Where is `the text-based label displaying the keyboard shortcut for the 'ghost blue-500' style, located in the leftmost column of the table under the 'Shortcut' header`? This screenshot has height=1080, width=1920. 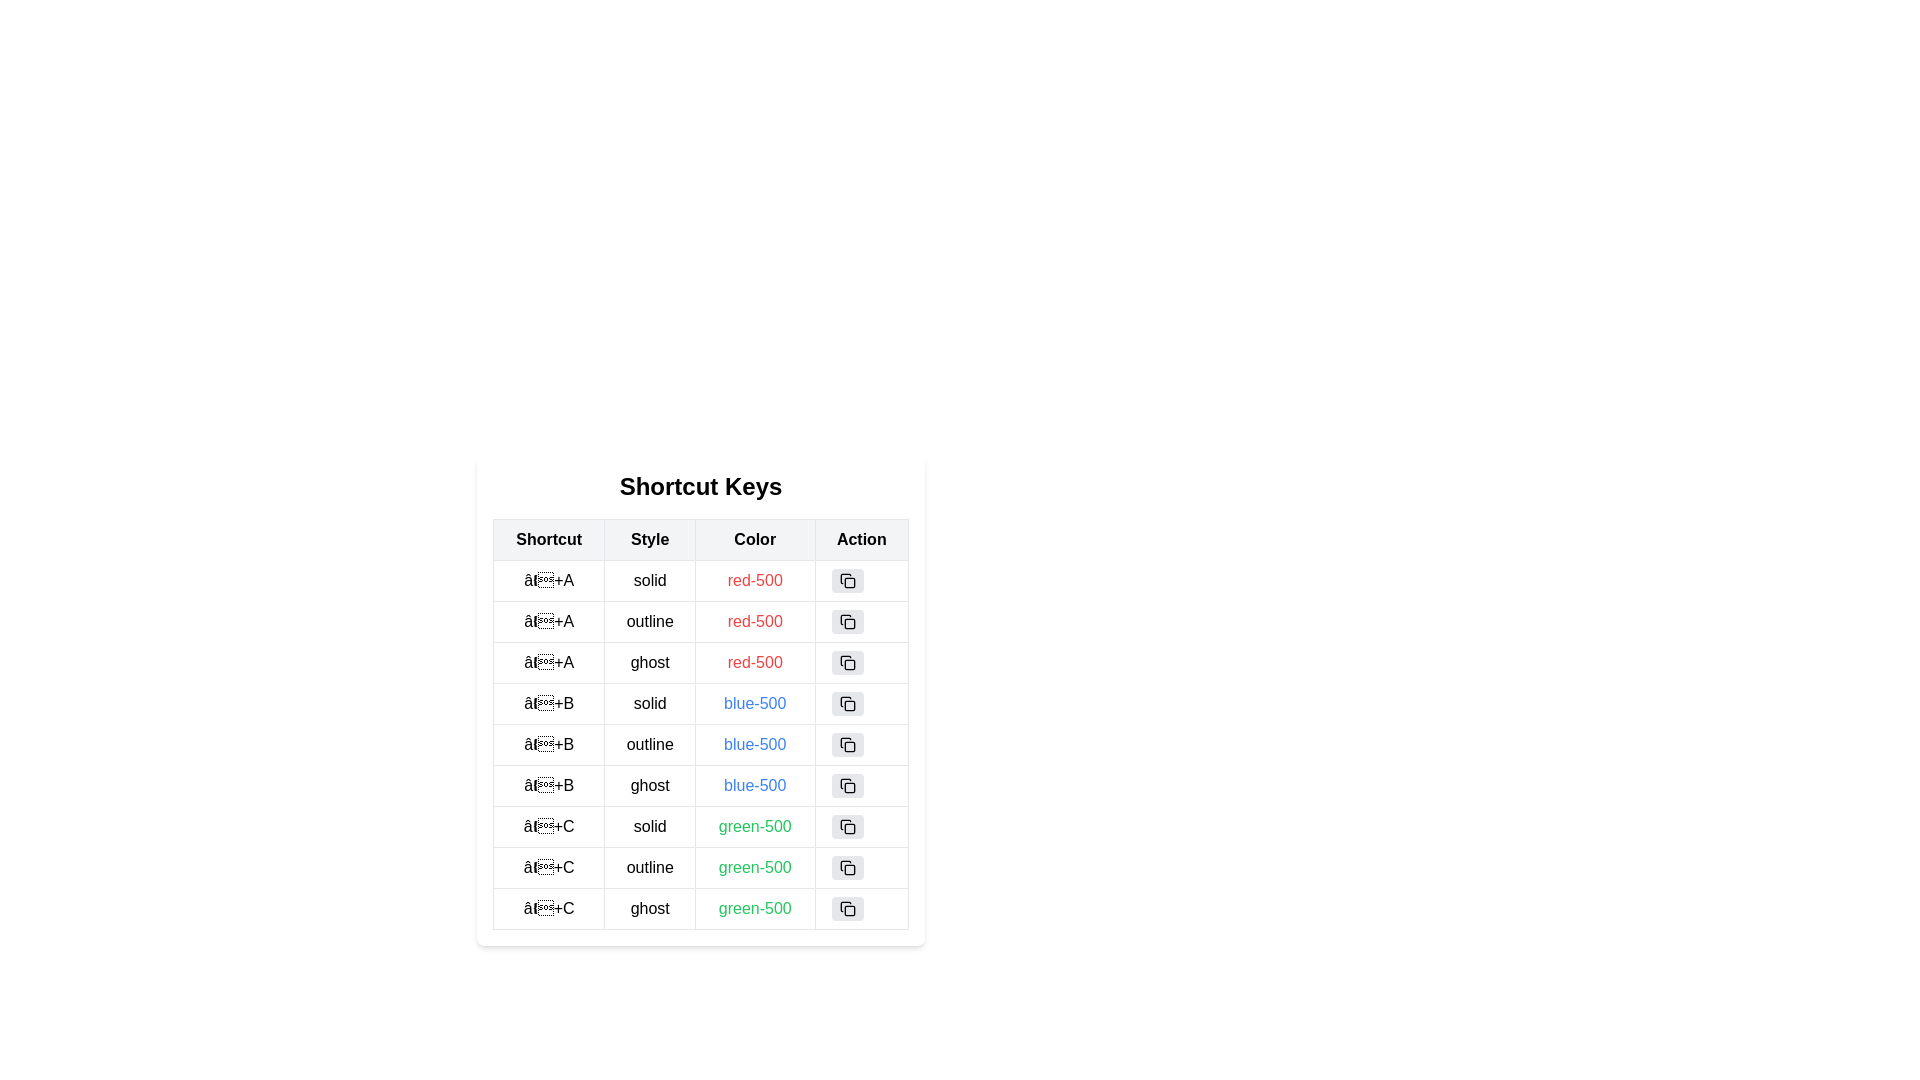
the text-based label displaying the keyboard shortcut for the 'ghost blue-500' style, located in the leftmost column of the table under the 'Shortcut' header is located at coordinates (549, 785).